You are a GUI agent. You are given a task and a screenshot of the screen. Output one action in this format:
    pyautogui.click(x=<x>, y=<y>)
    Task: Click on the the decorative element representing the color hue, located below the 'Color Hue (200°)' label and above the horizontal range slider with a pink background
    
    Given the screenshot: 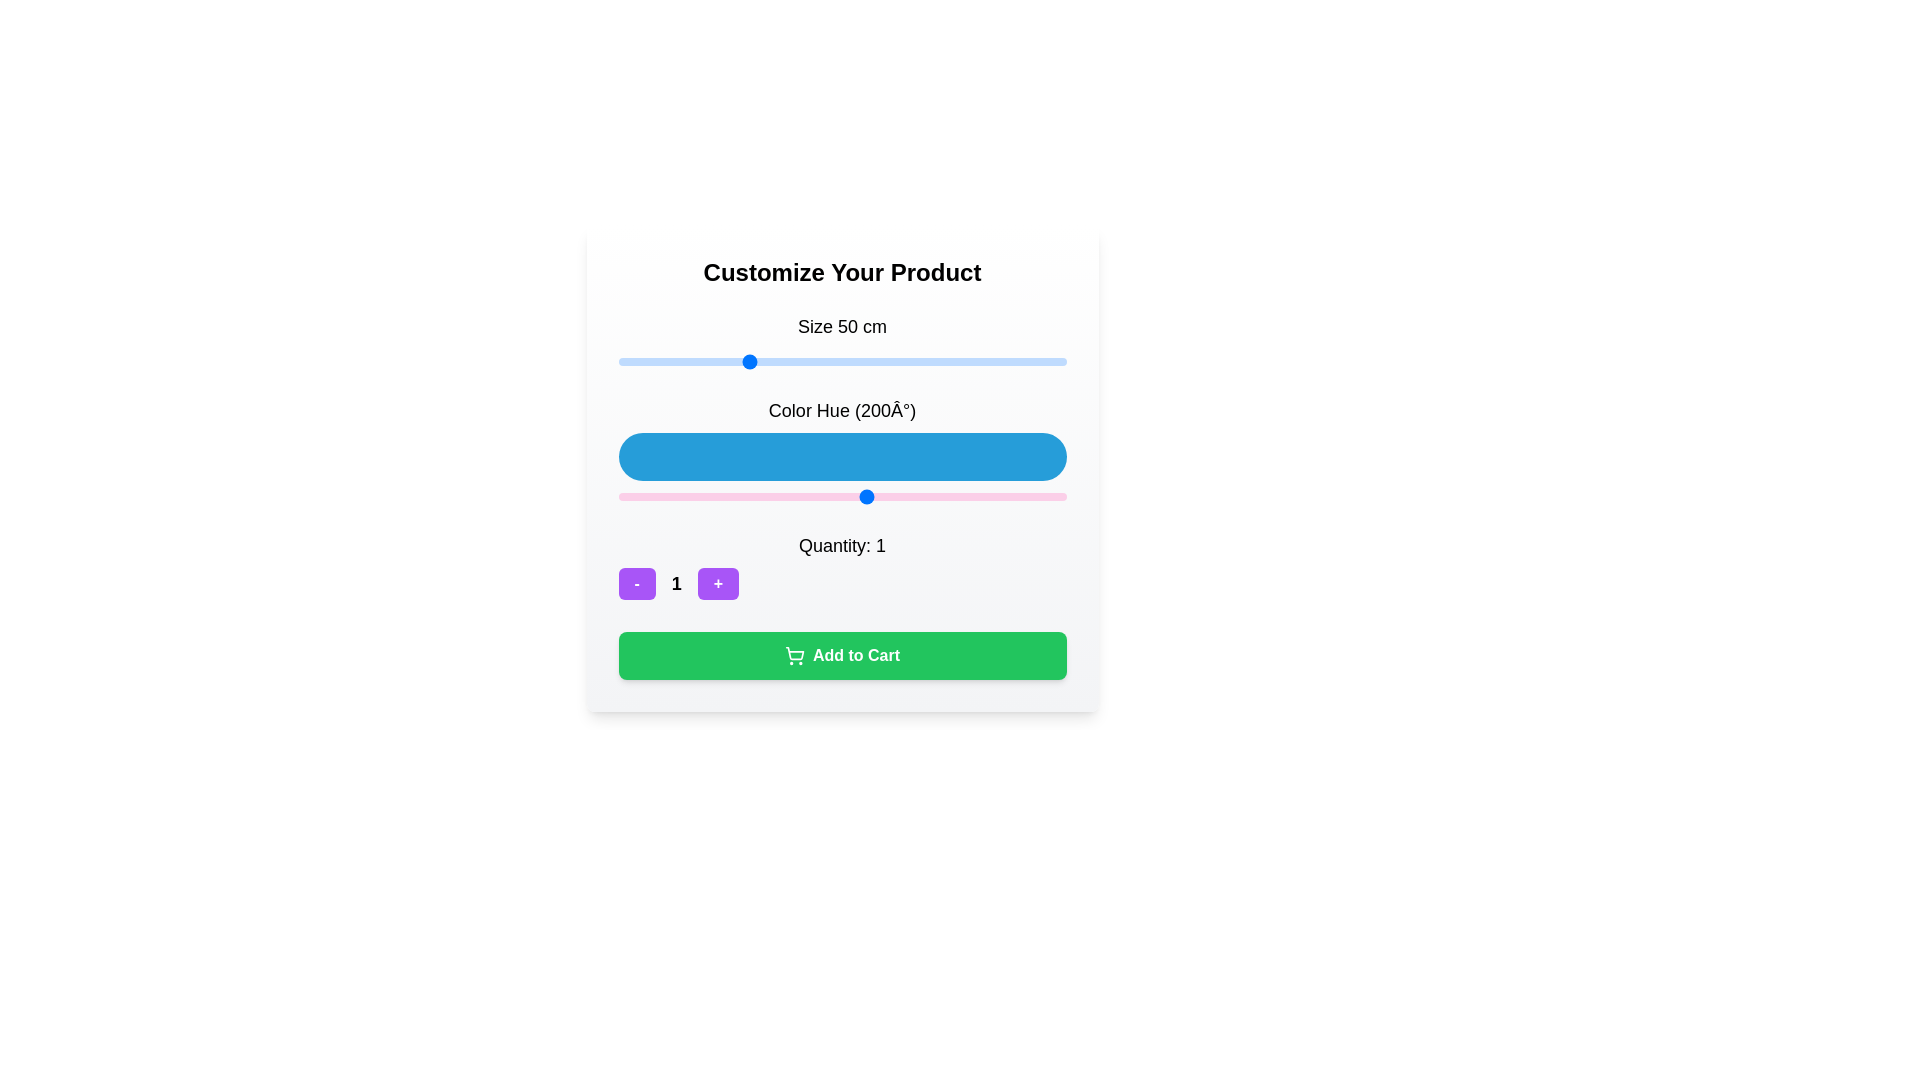 What is the action you would take?
    pyautogui.click(x=842, y=452)
    